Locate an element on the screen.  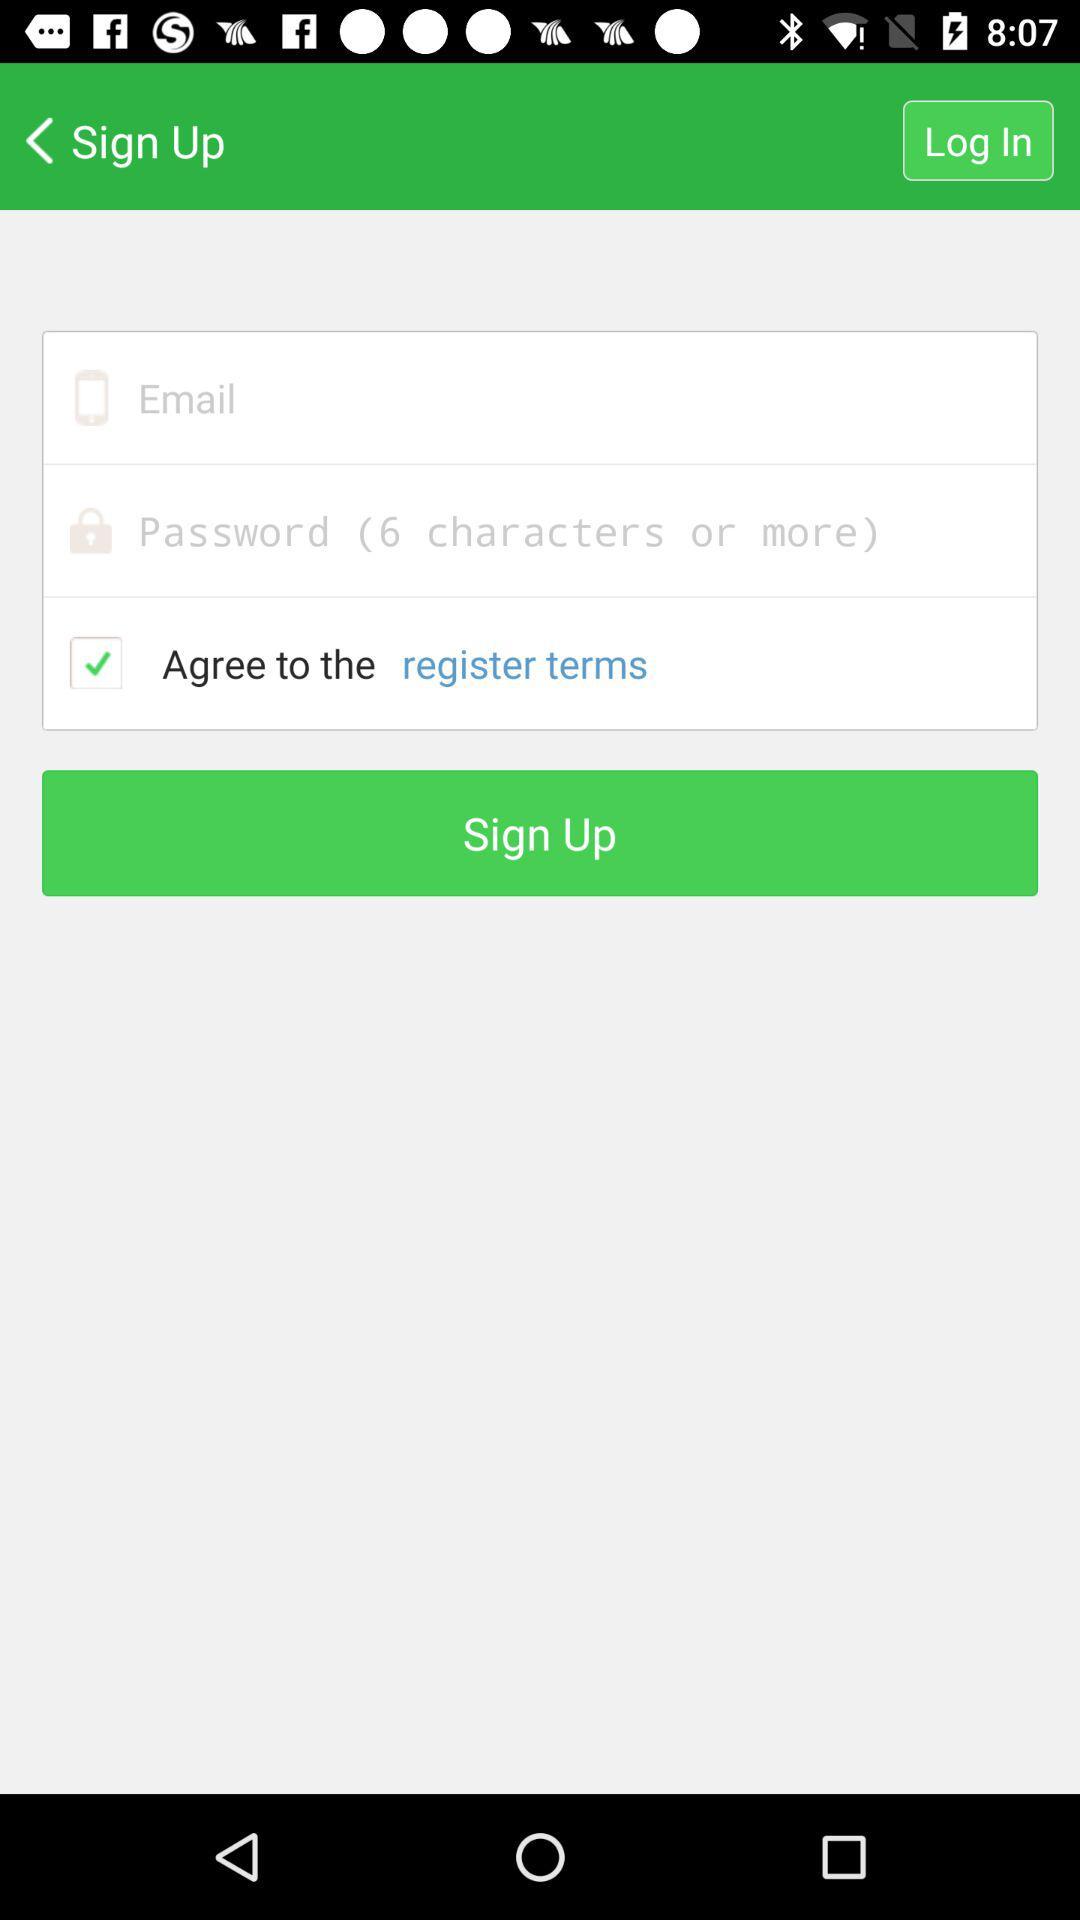
the log in is located at coordinates (977, 139).